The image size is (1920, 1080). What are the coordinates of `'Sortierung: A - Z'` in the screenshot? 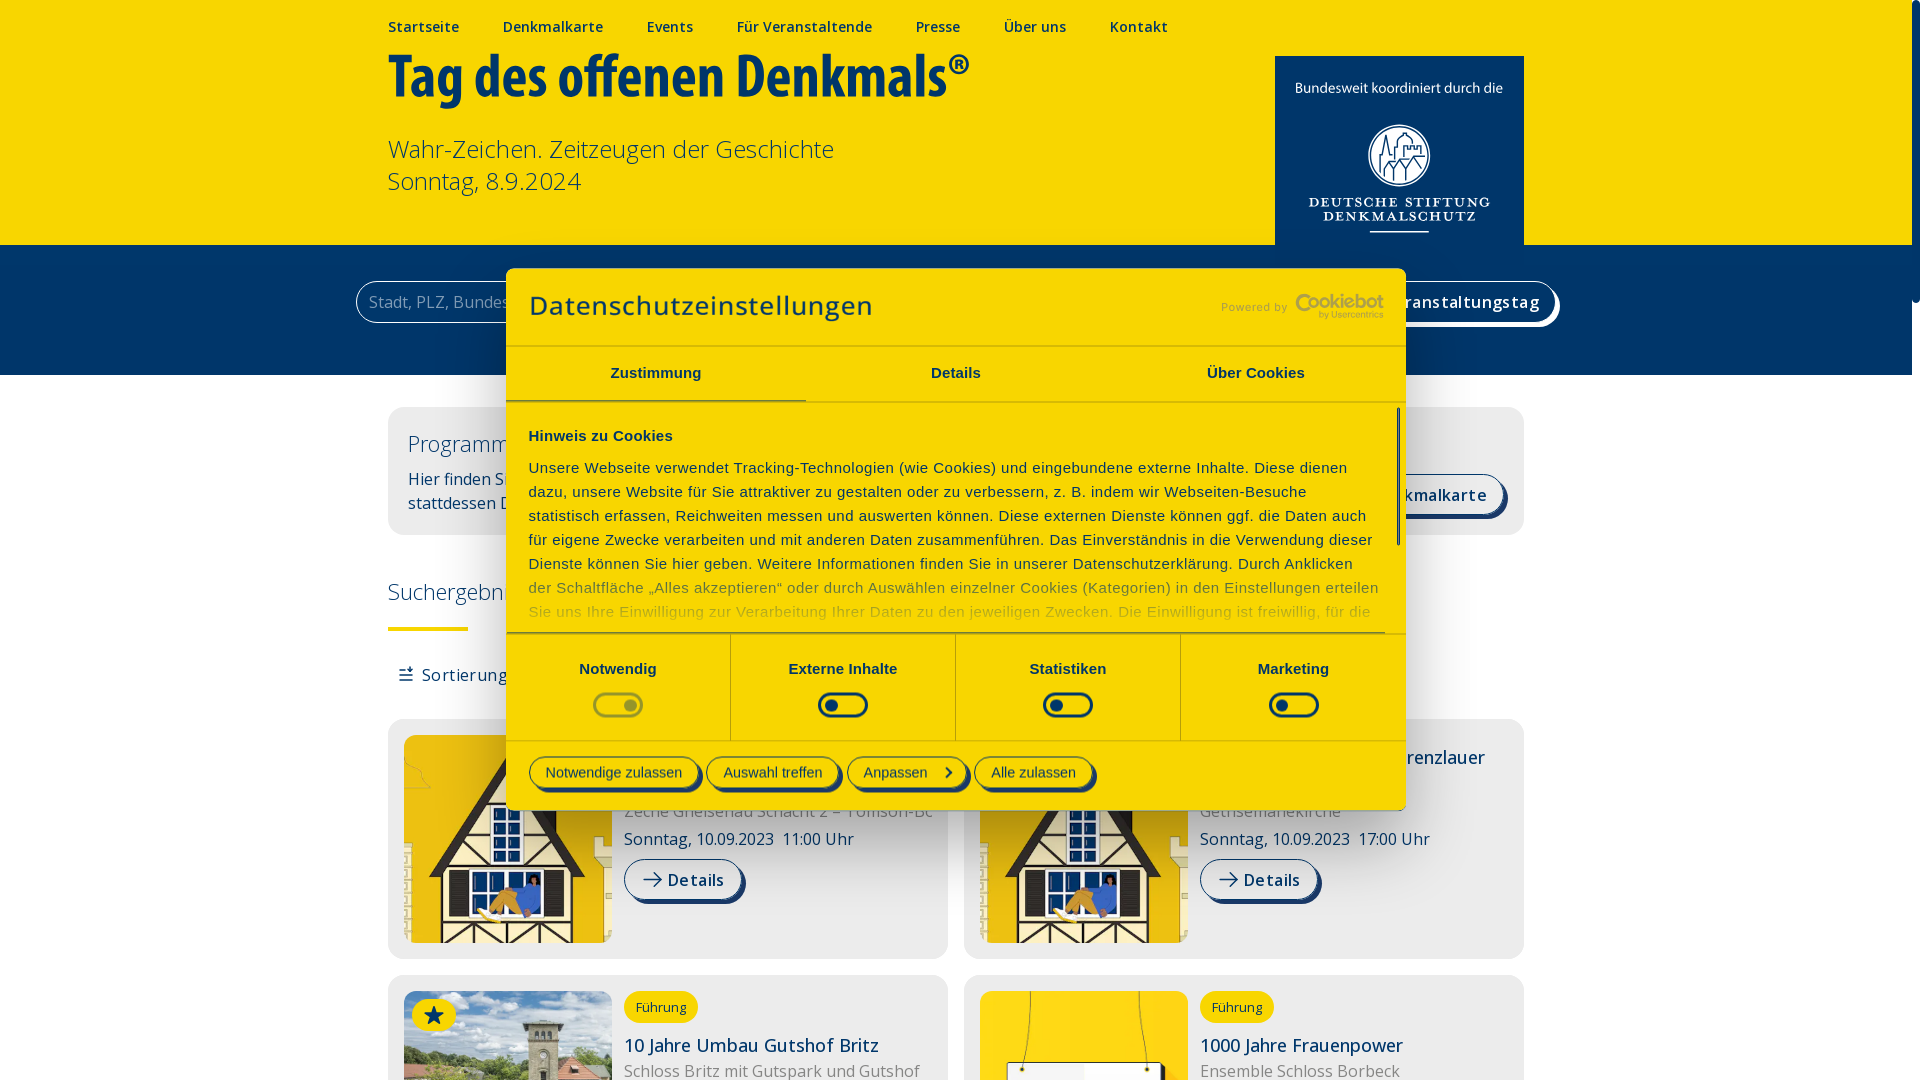 It's located at (472, 675).